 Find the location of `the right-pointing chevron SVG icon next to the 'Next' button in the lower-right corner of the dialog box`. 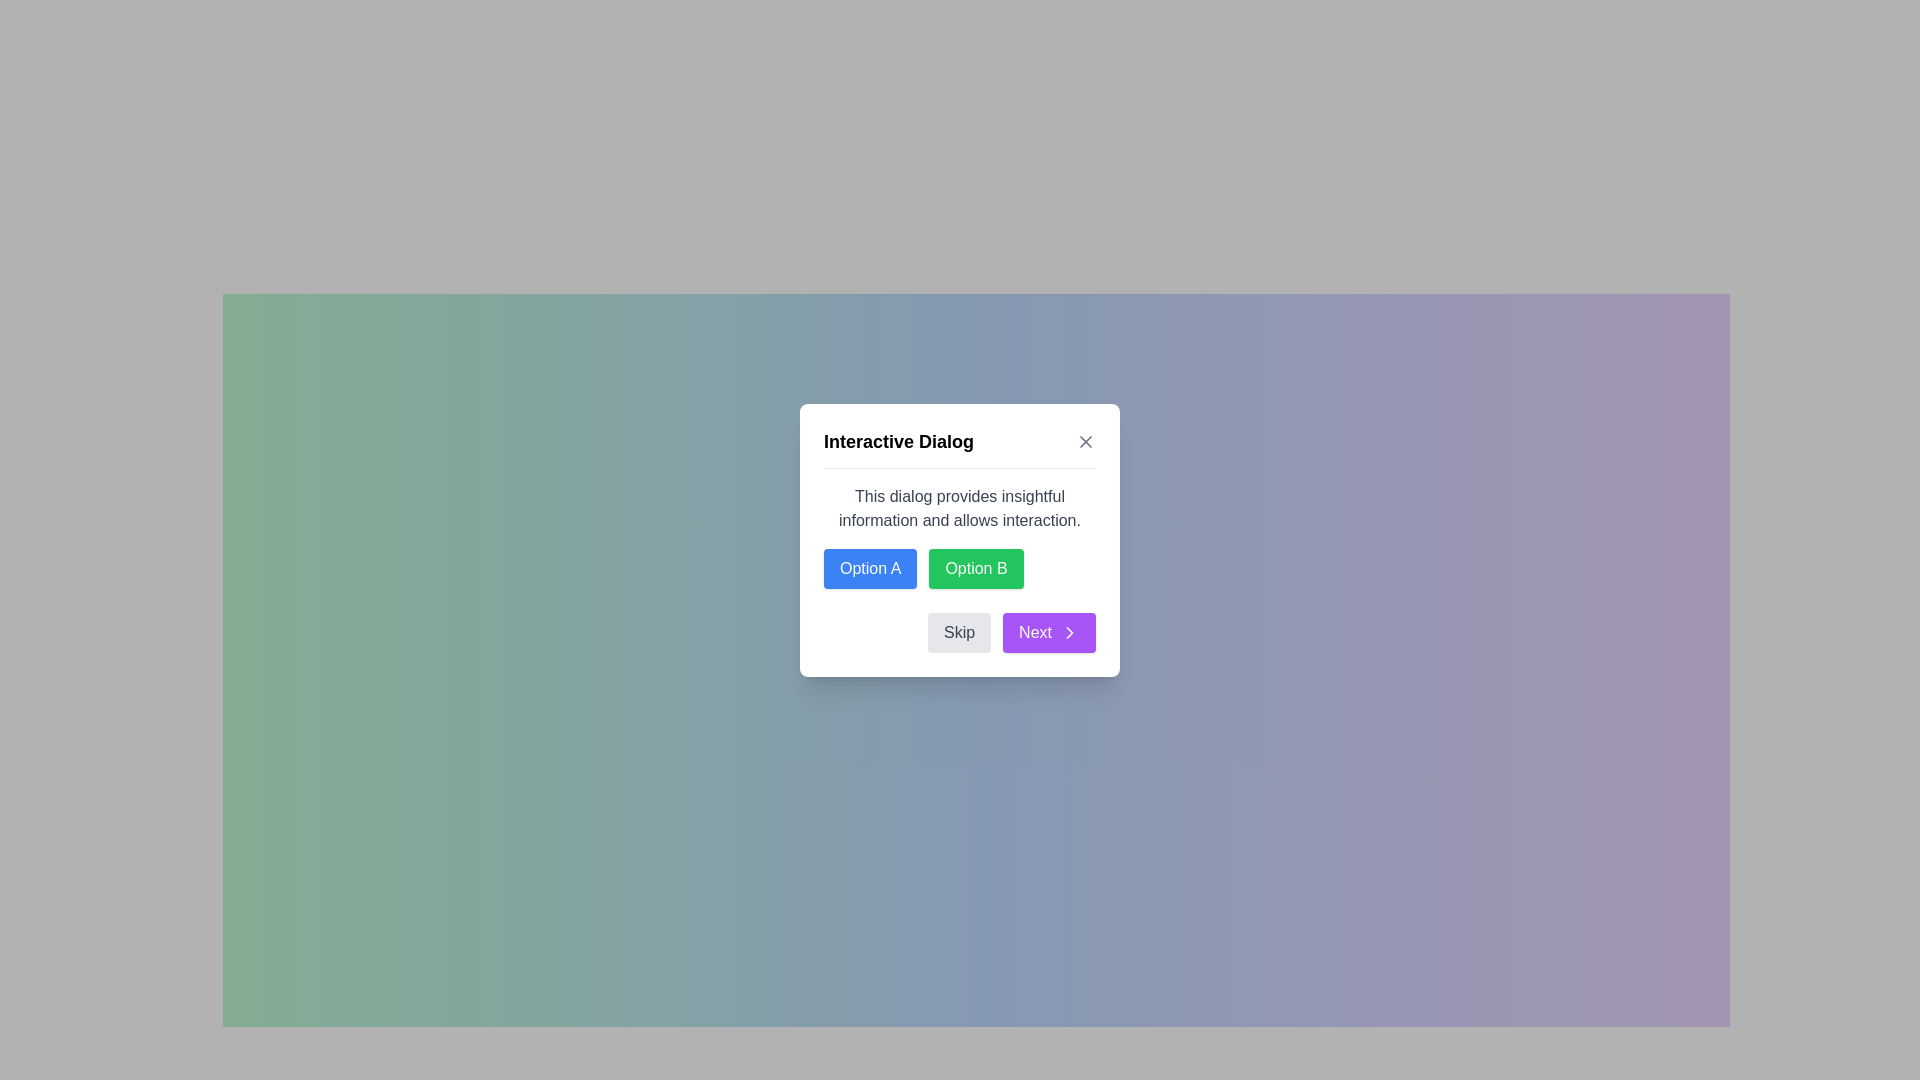

the right-pointing chevron SVG icon next to the 'Next' button in the lower-right corner of the dialog box is located at coordinates (1069, 632).